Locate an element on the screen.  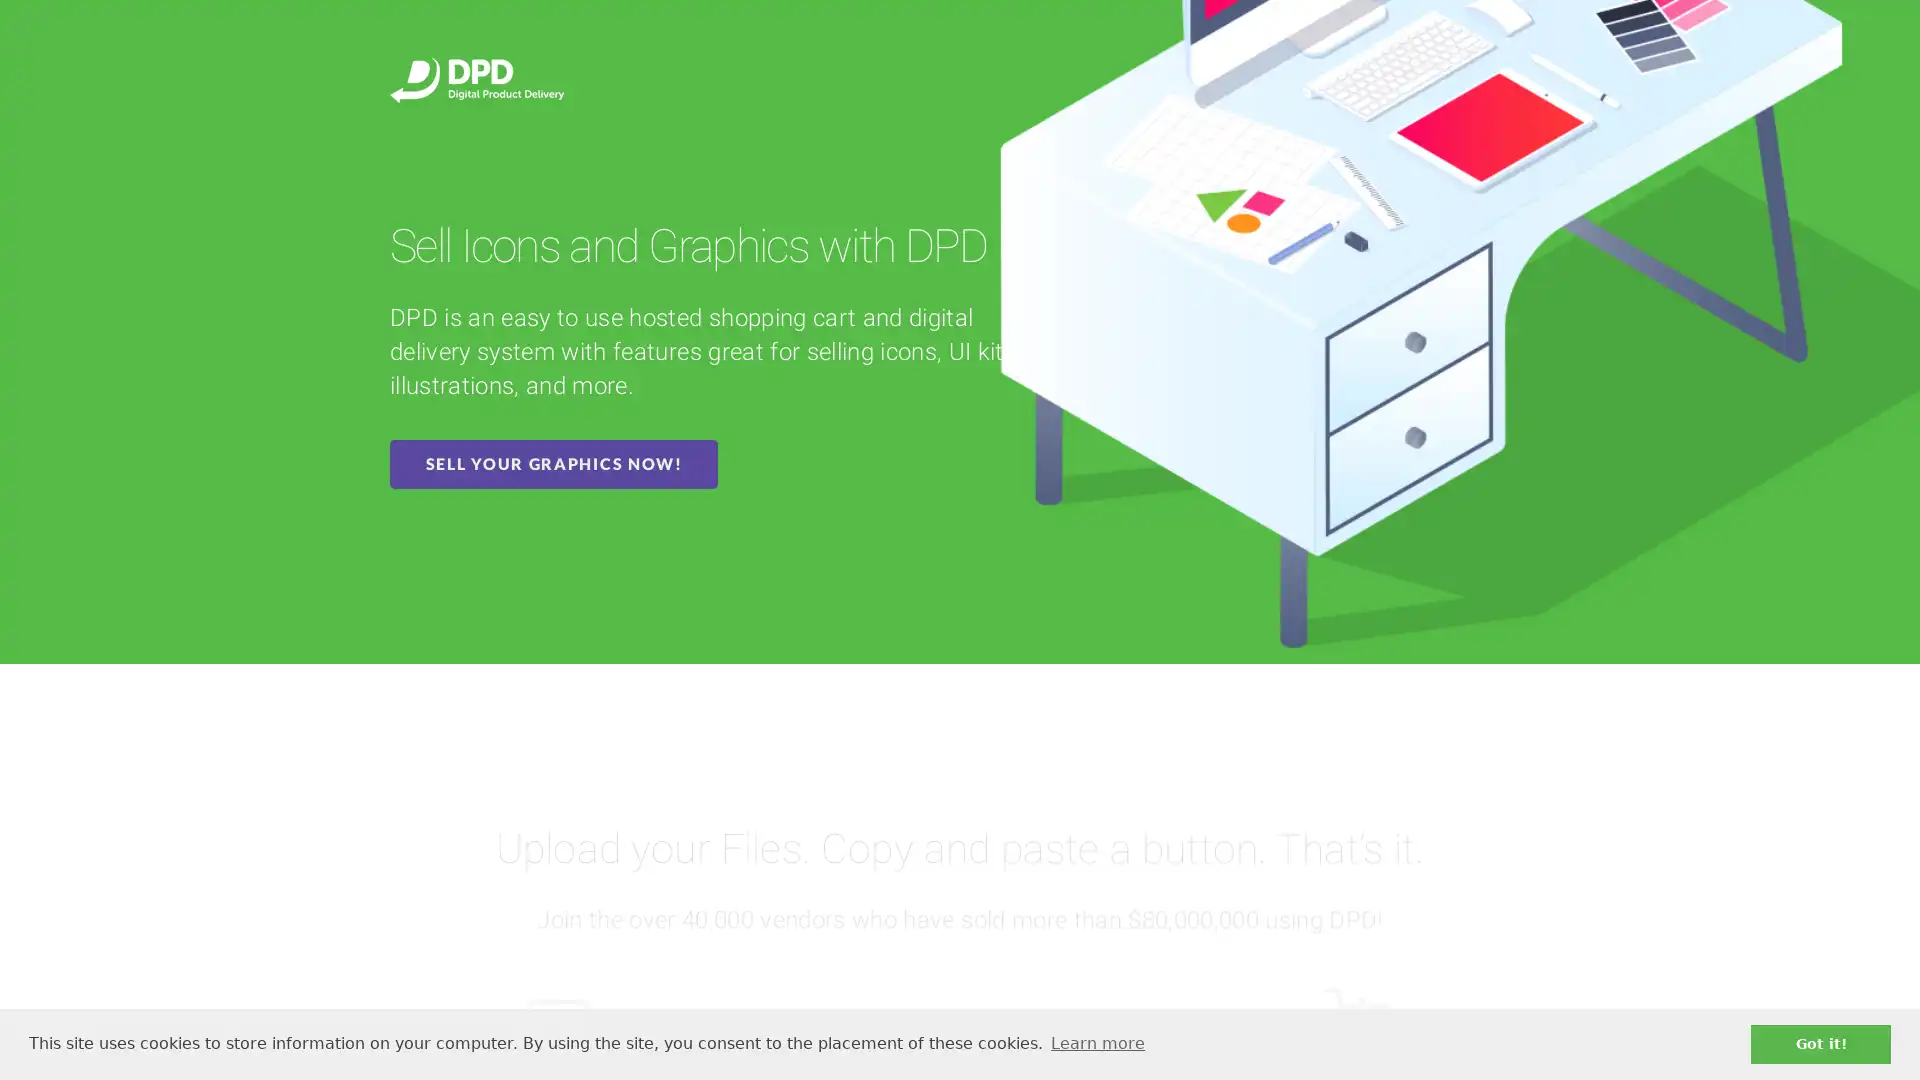
learn more about cookies is located at coordinates (1096, 1043).